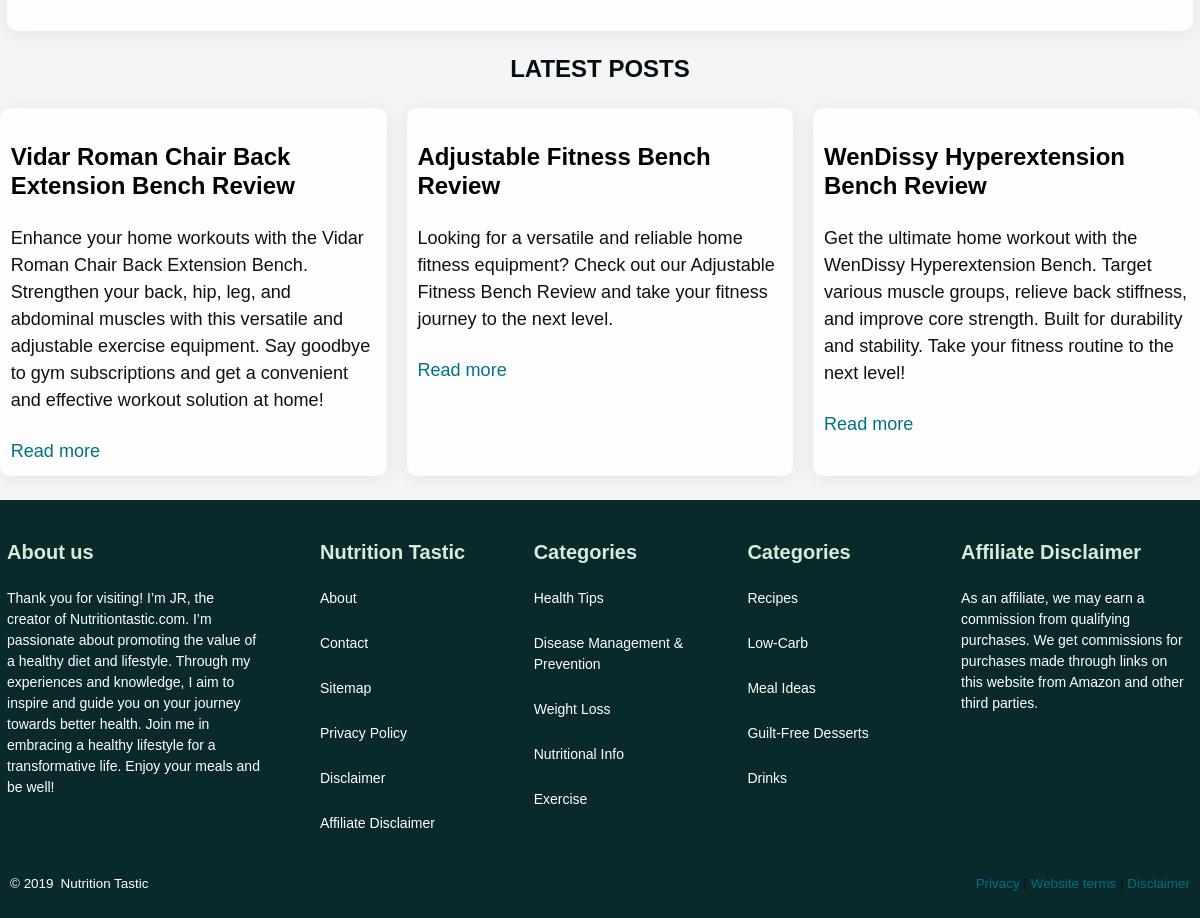 This screenshot has height=918, width=1200. Describe the element at coordinates (974, 170) in the screenshot. I see `'WenDissy Hyperextension Bench Review'` at that location.